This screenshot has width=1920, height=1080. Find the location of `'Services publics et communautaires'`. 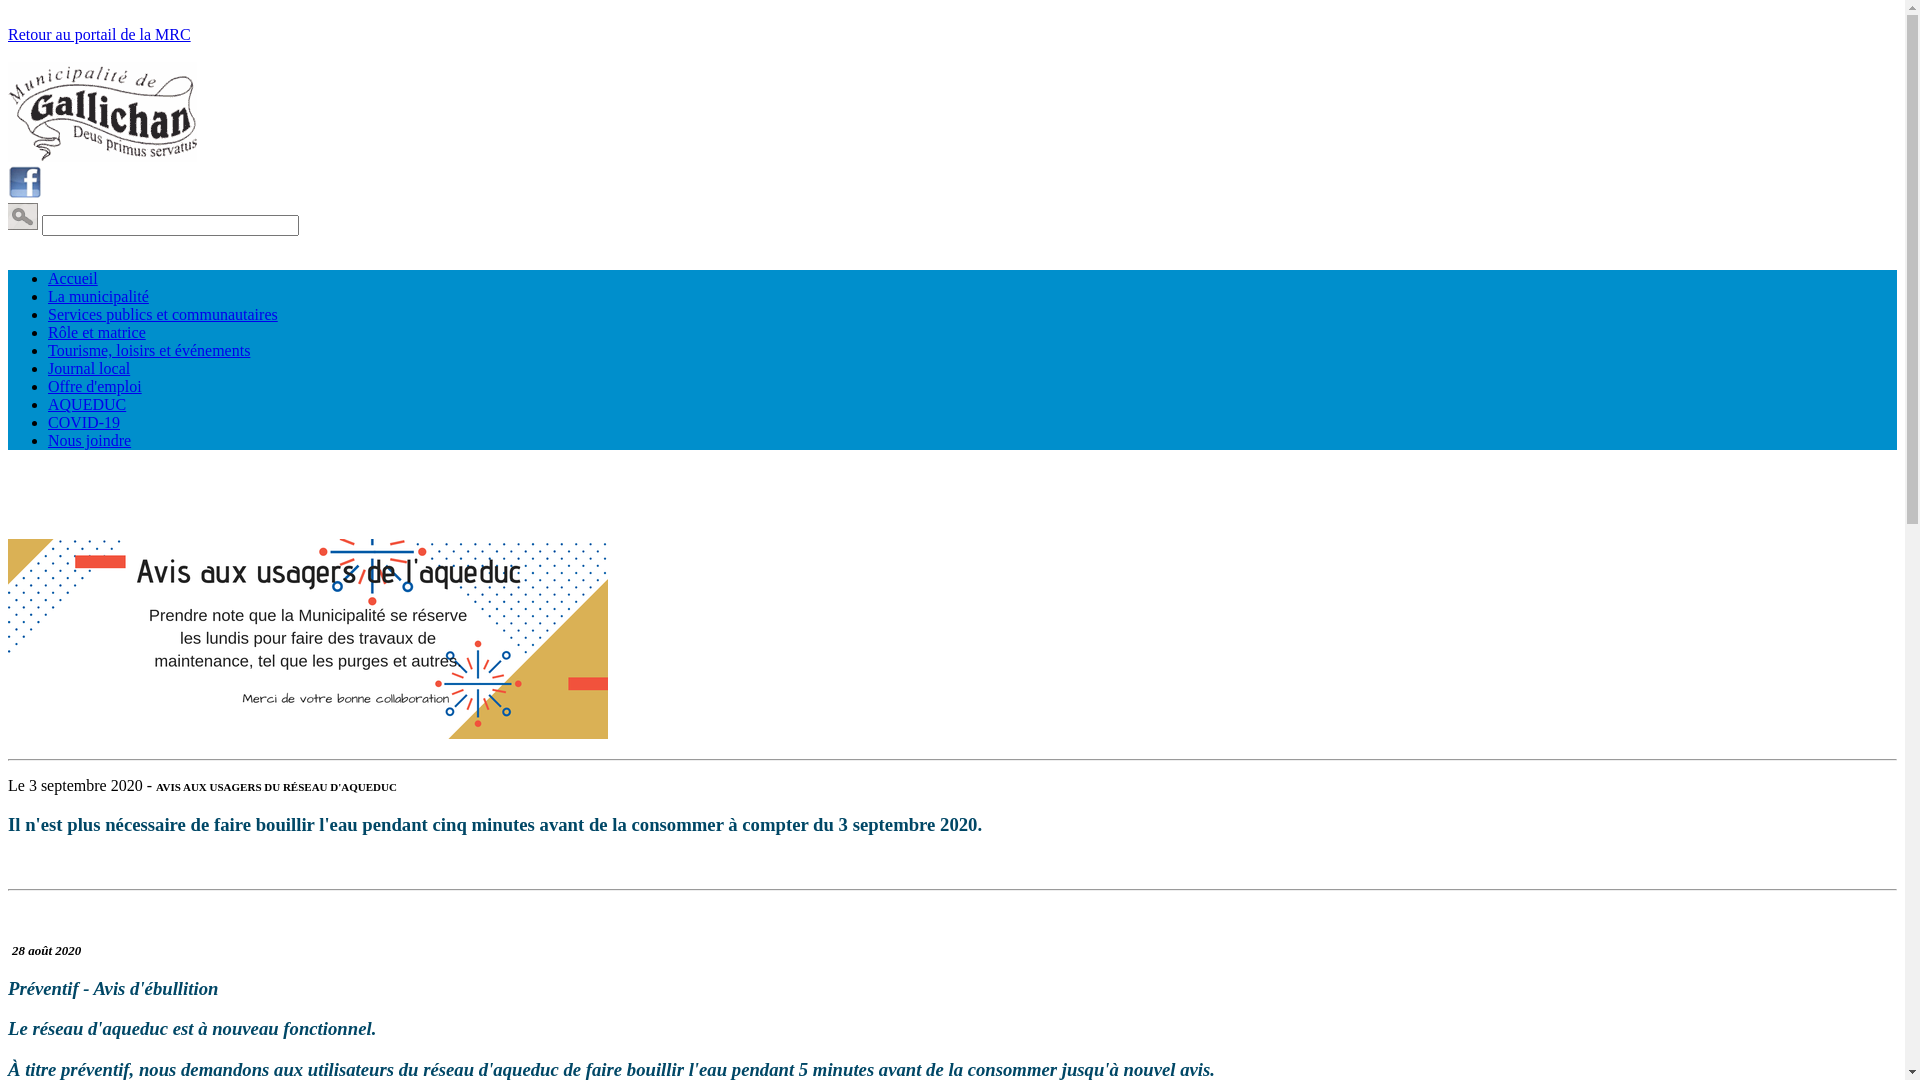

'Services publics et communautaires' is located at coordinates (163, 314).